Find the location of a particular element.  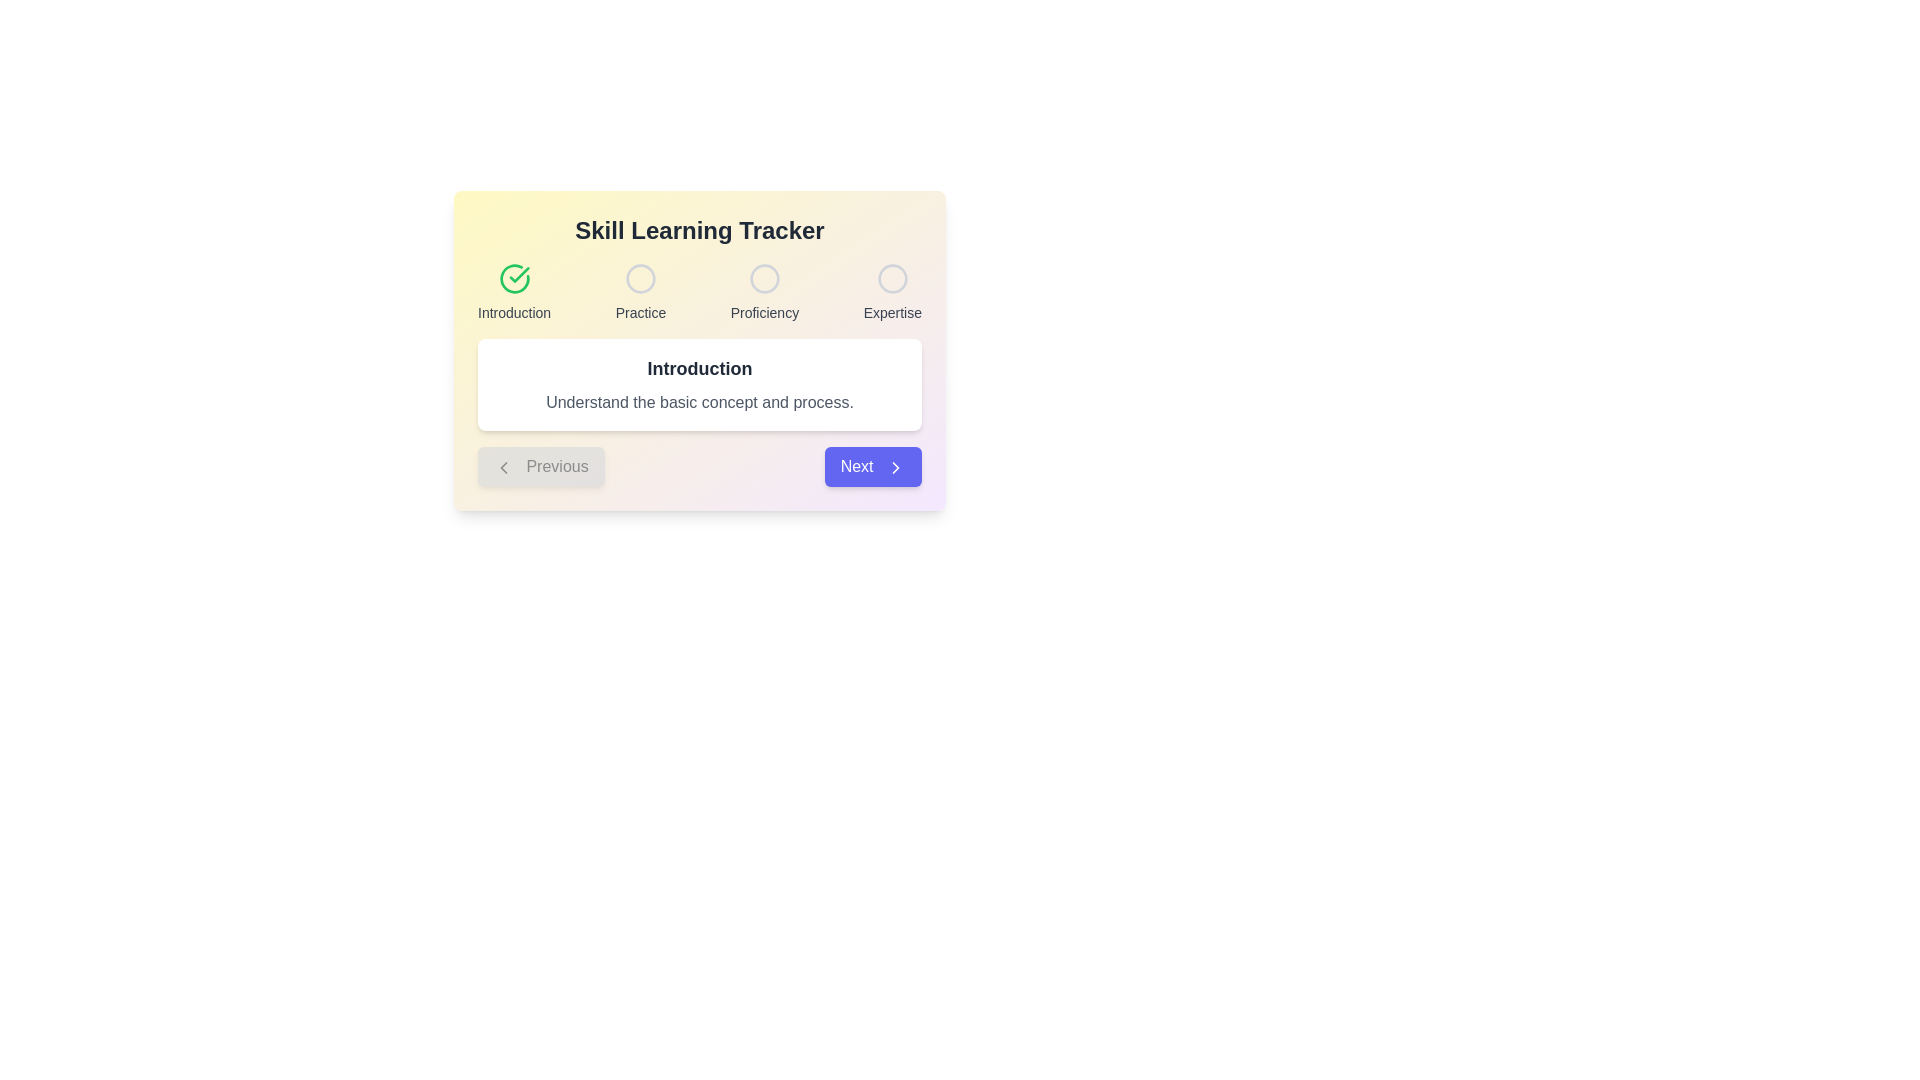

the 'Introduction' progress step indicator, which features a gray text label and a green checkmark icon, indicating completion is located at coordinates (514, 293).